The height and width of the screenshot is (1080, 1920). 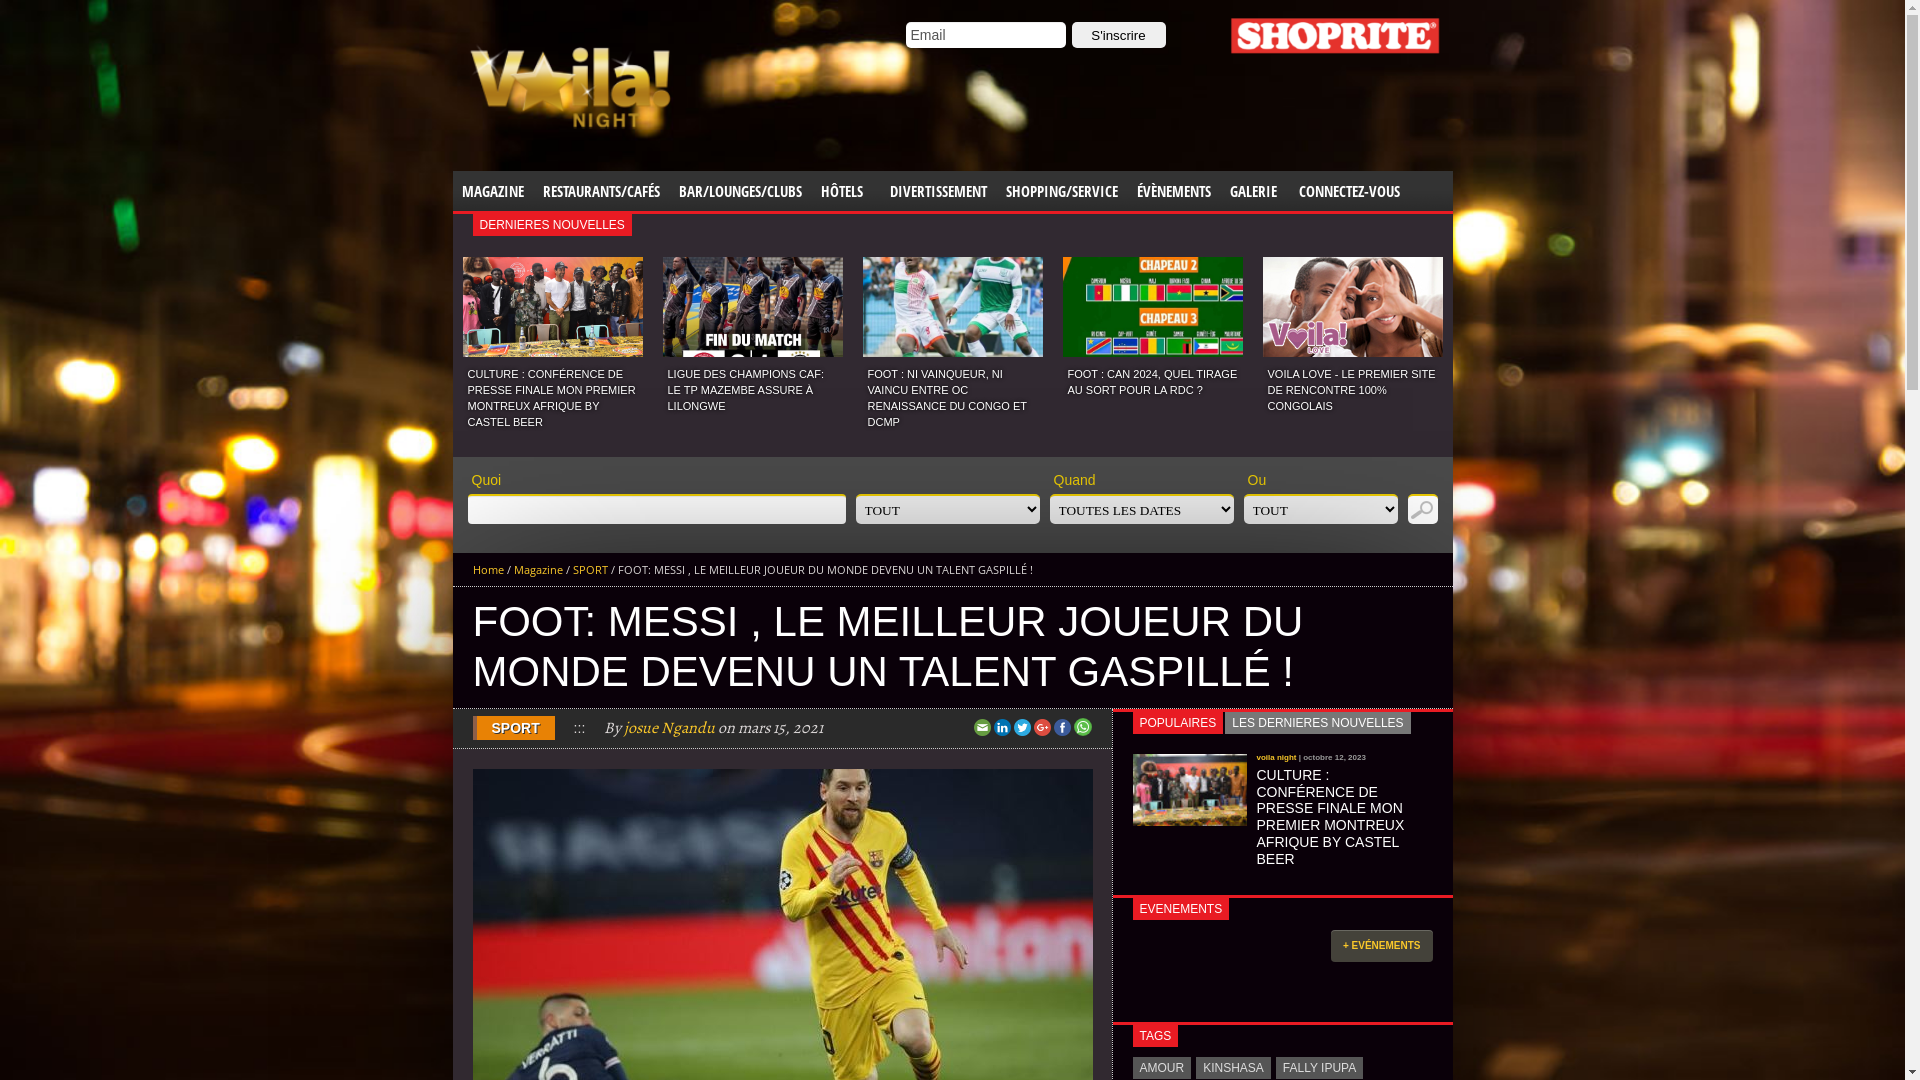 What do you see at coordinates (1153, 380) in the screenshot?
I see `'FOOT : CAN 2024, QUEL TIRAGE AU SORT POUR LA RDC ?'` at bounding box center [1153, 380].